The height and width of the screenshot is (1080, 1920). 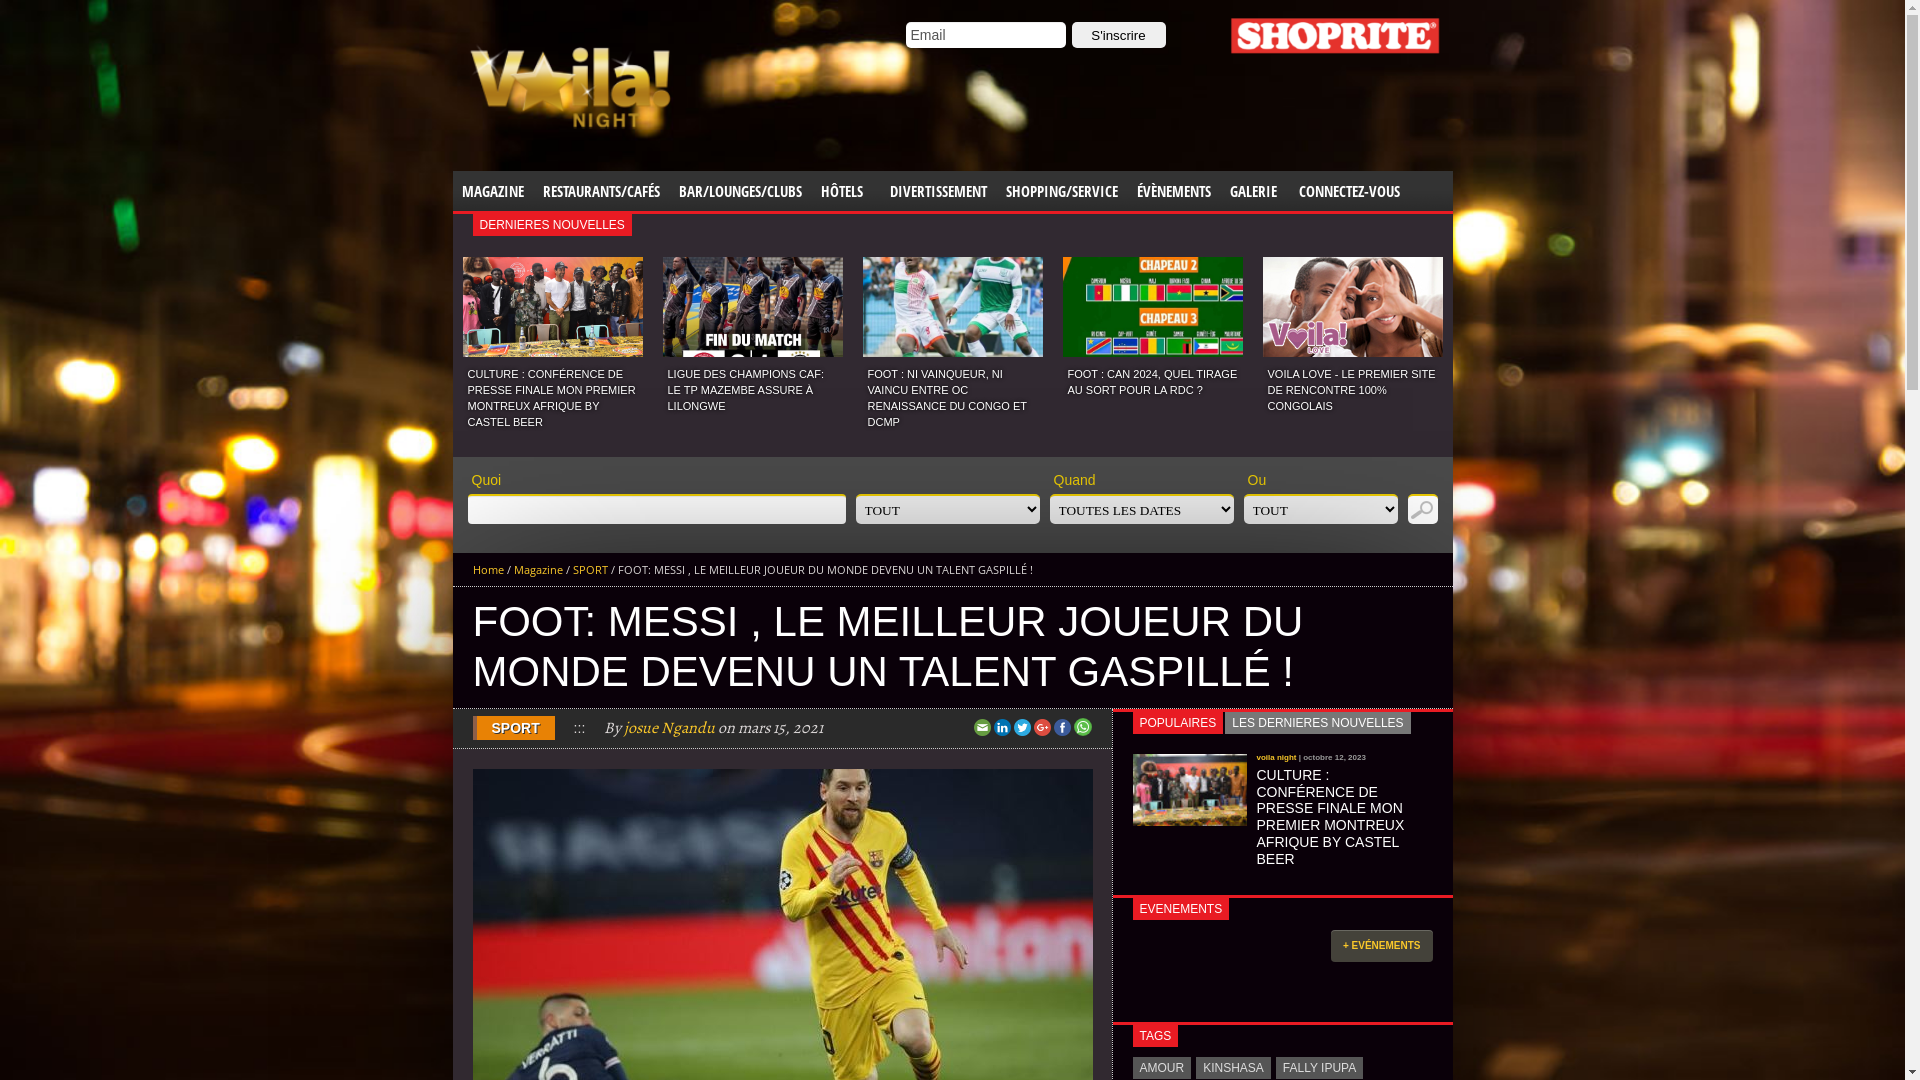 What do you see at coordinates (1153, 380) in the screenshot?
I see `'FOOT : CAN 2024, QUEL TIRAGE AU SORT POUR LA RDC ?'` at bounding box center [1153, 380].